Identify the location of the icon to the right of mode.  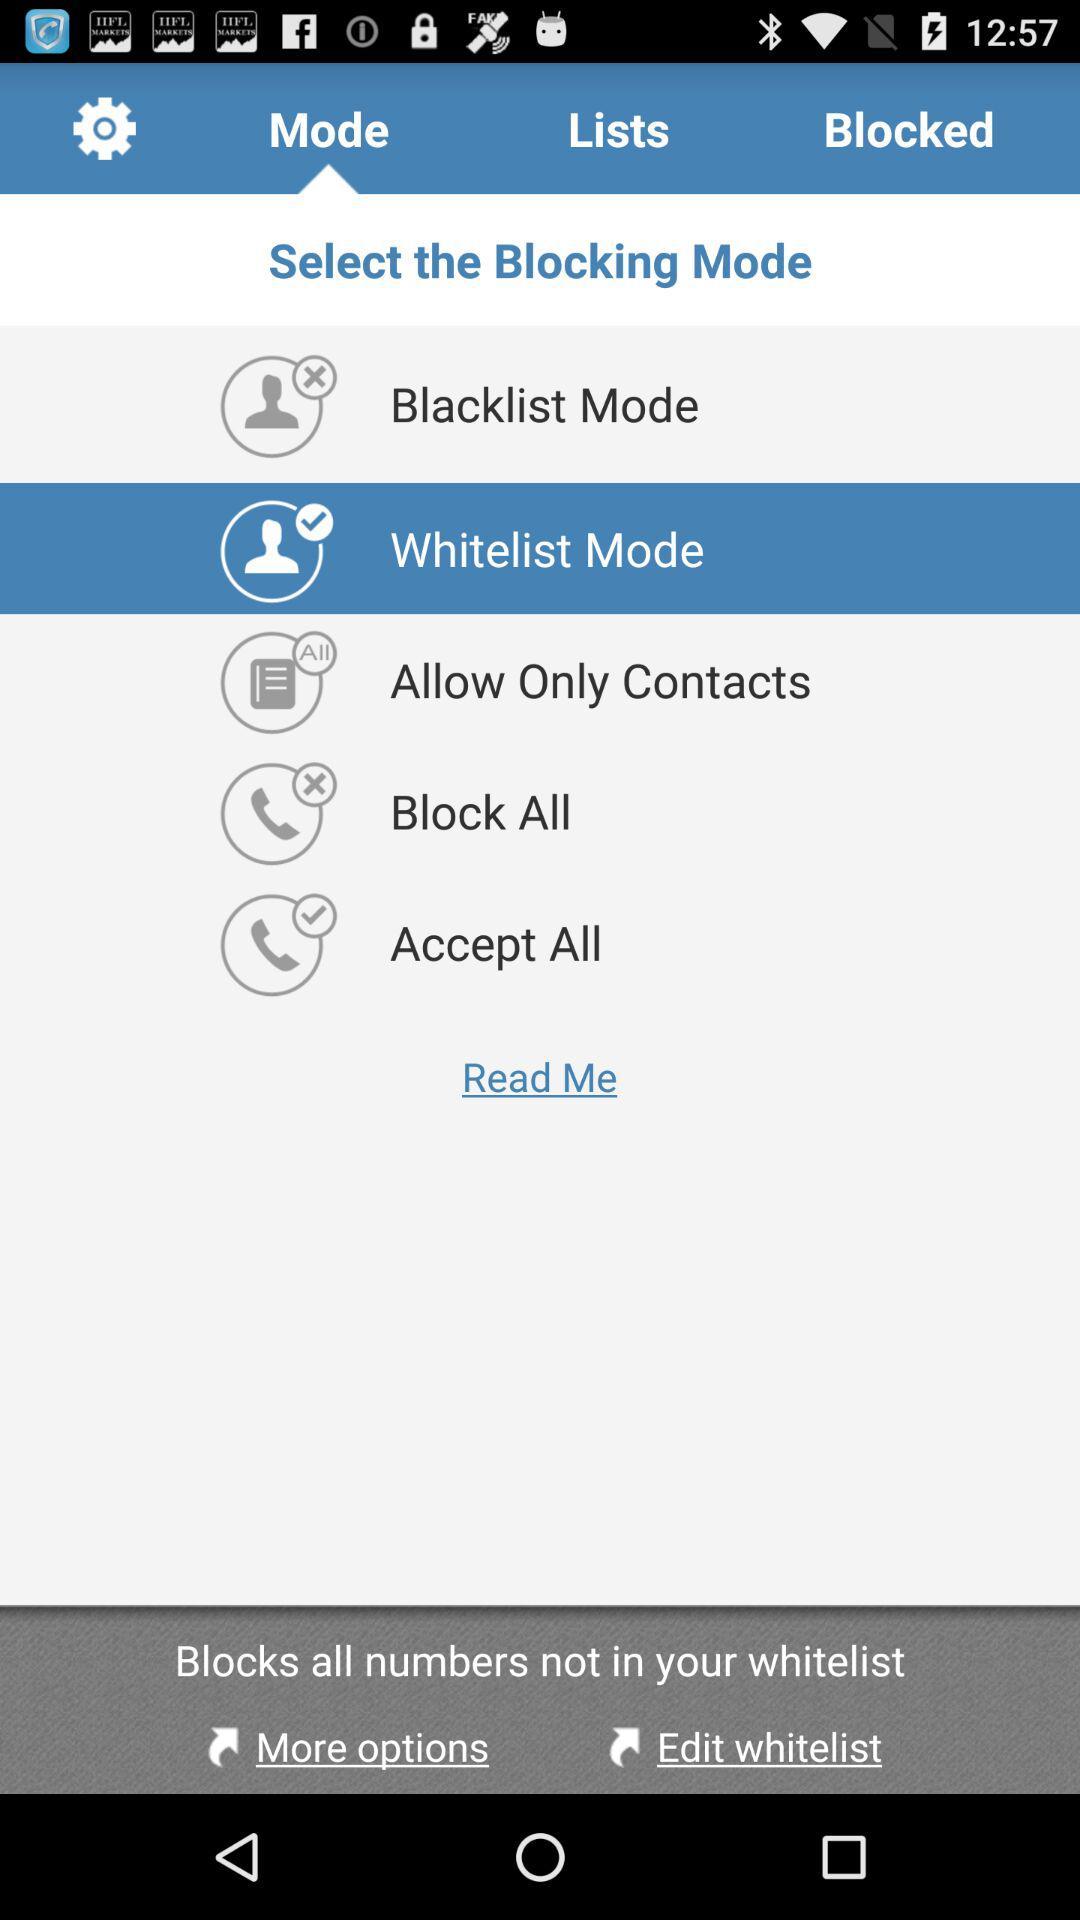
(618, 127).